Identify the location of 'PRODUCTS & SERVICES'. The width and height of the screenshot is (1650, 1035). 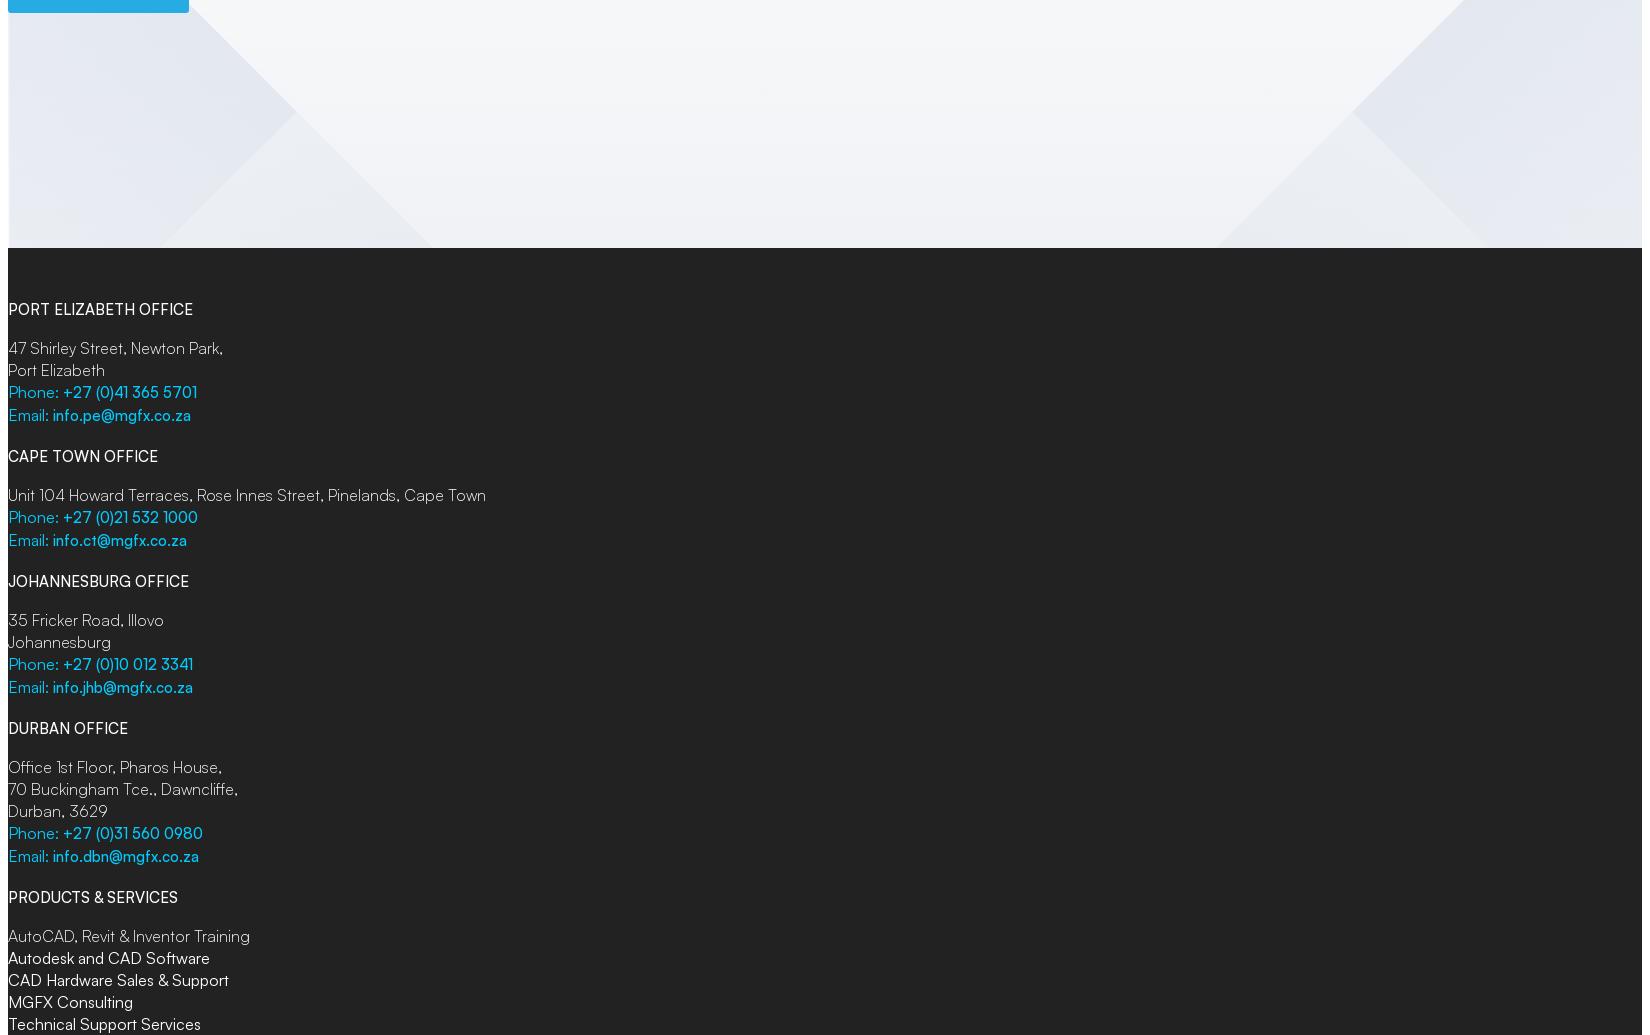
(93, 896).